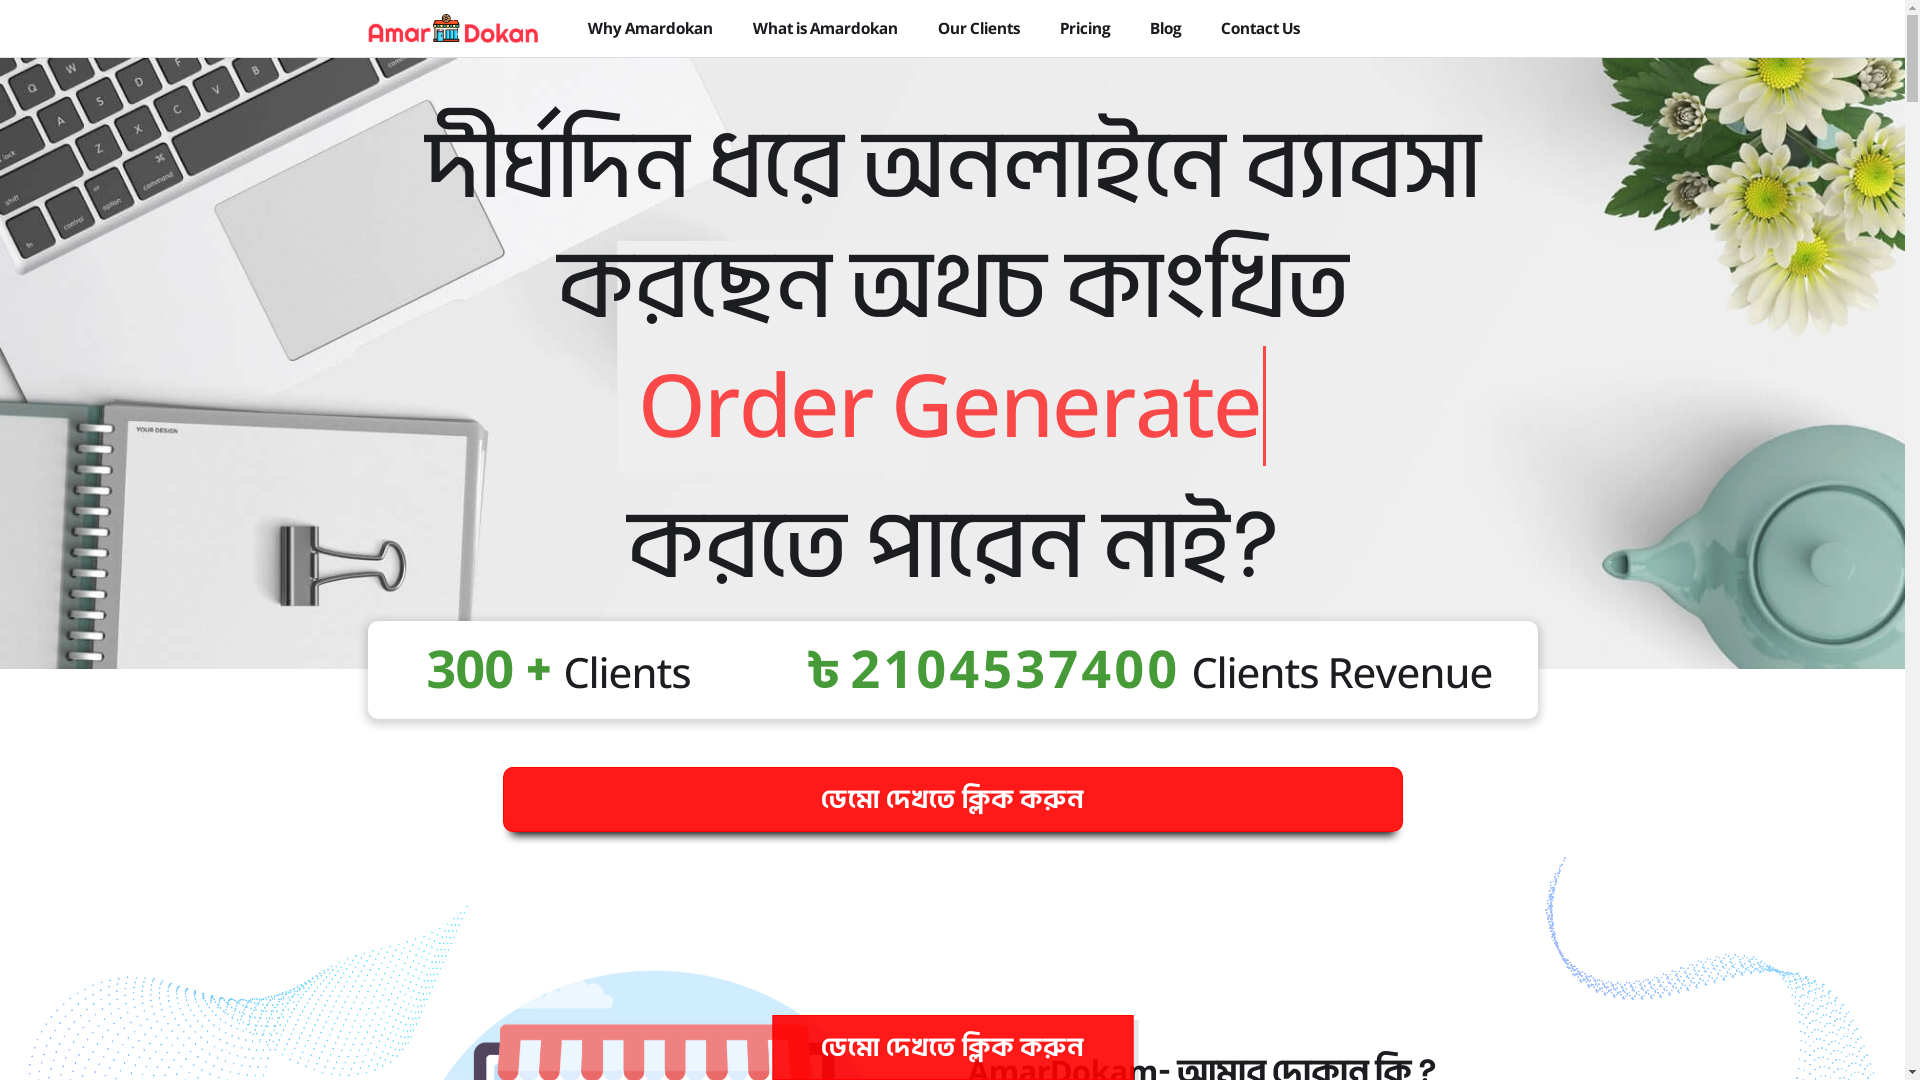  I want to click on 'Our Clients', so click(936, 28).